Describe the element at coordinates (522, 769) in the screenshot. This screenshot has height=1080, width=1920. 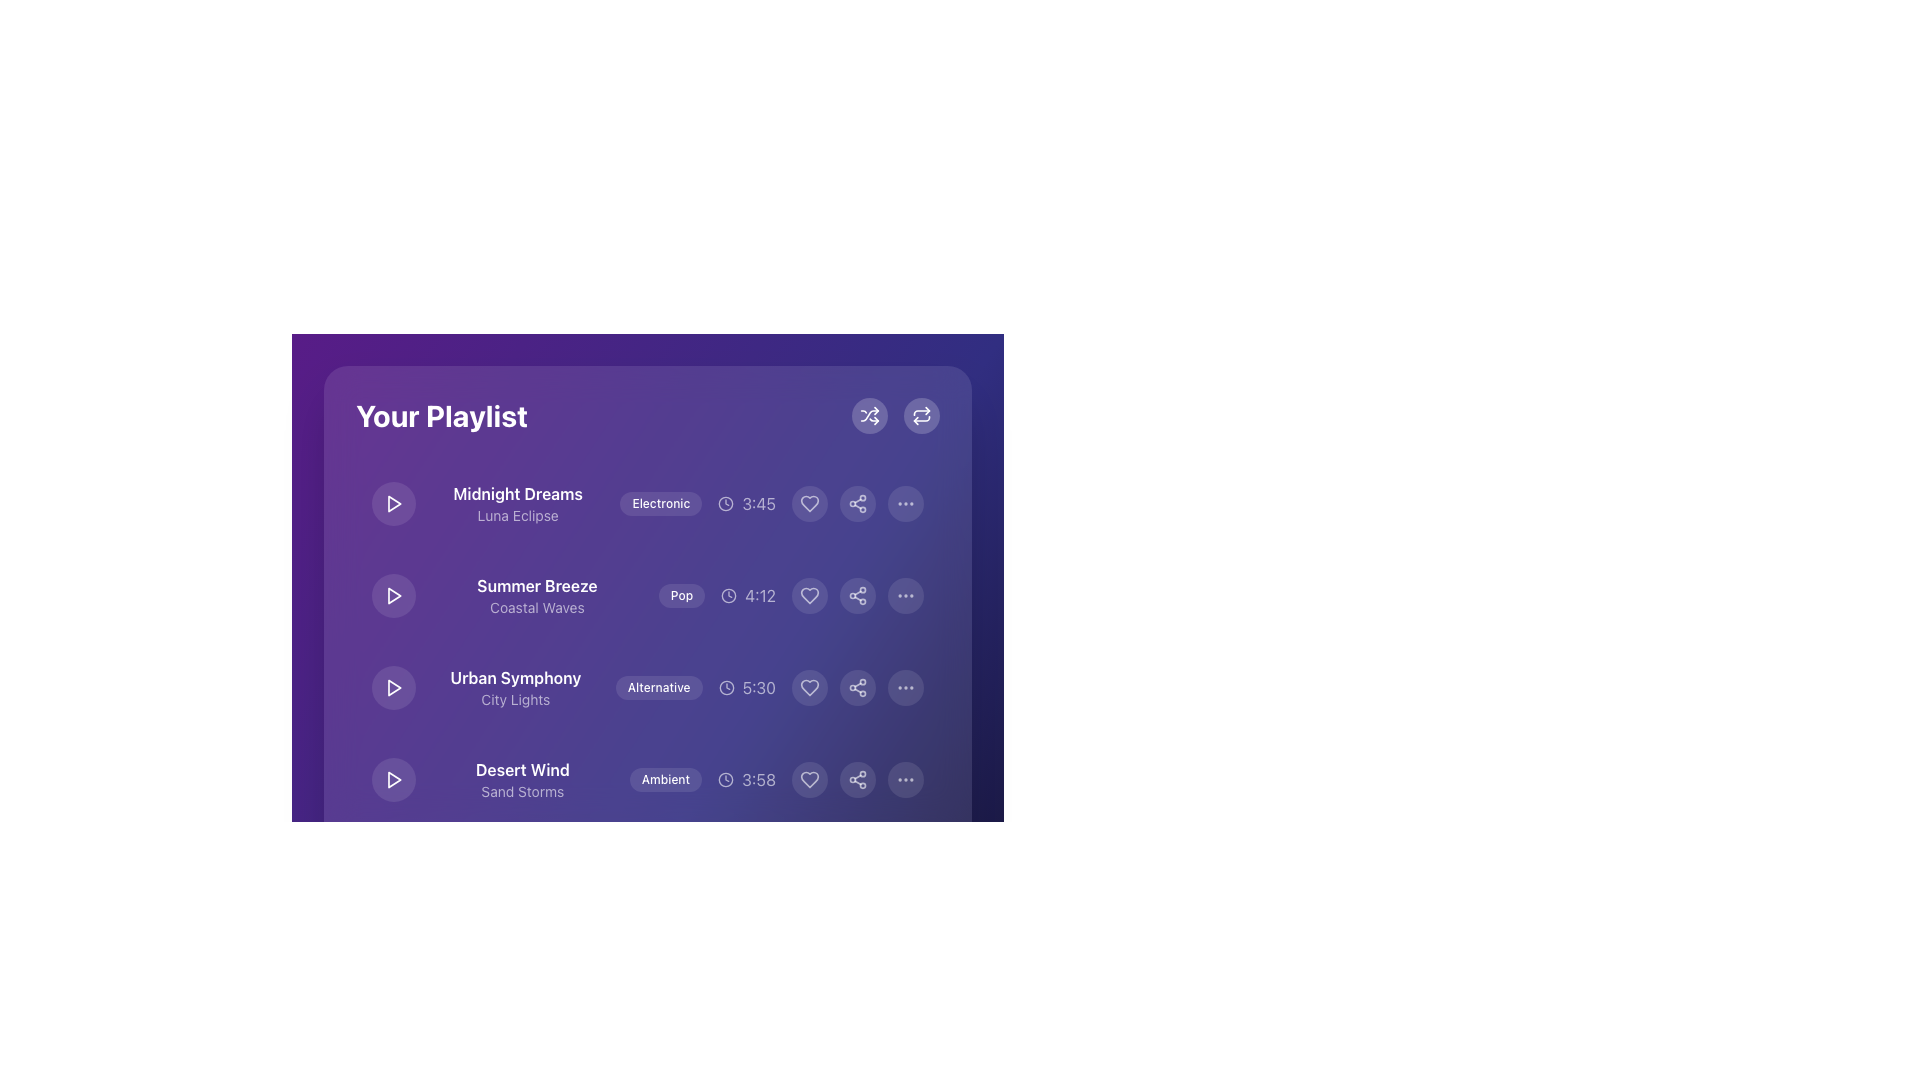
I see `the text label 'Desert Wind', which is displayed in bold, white font on a purple background and is the fourth item in the playlist, positioned above 'Sand Storms'` at that location.